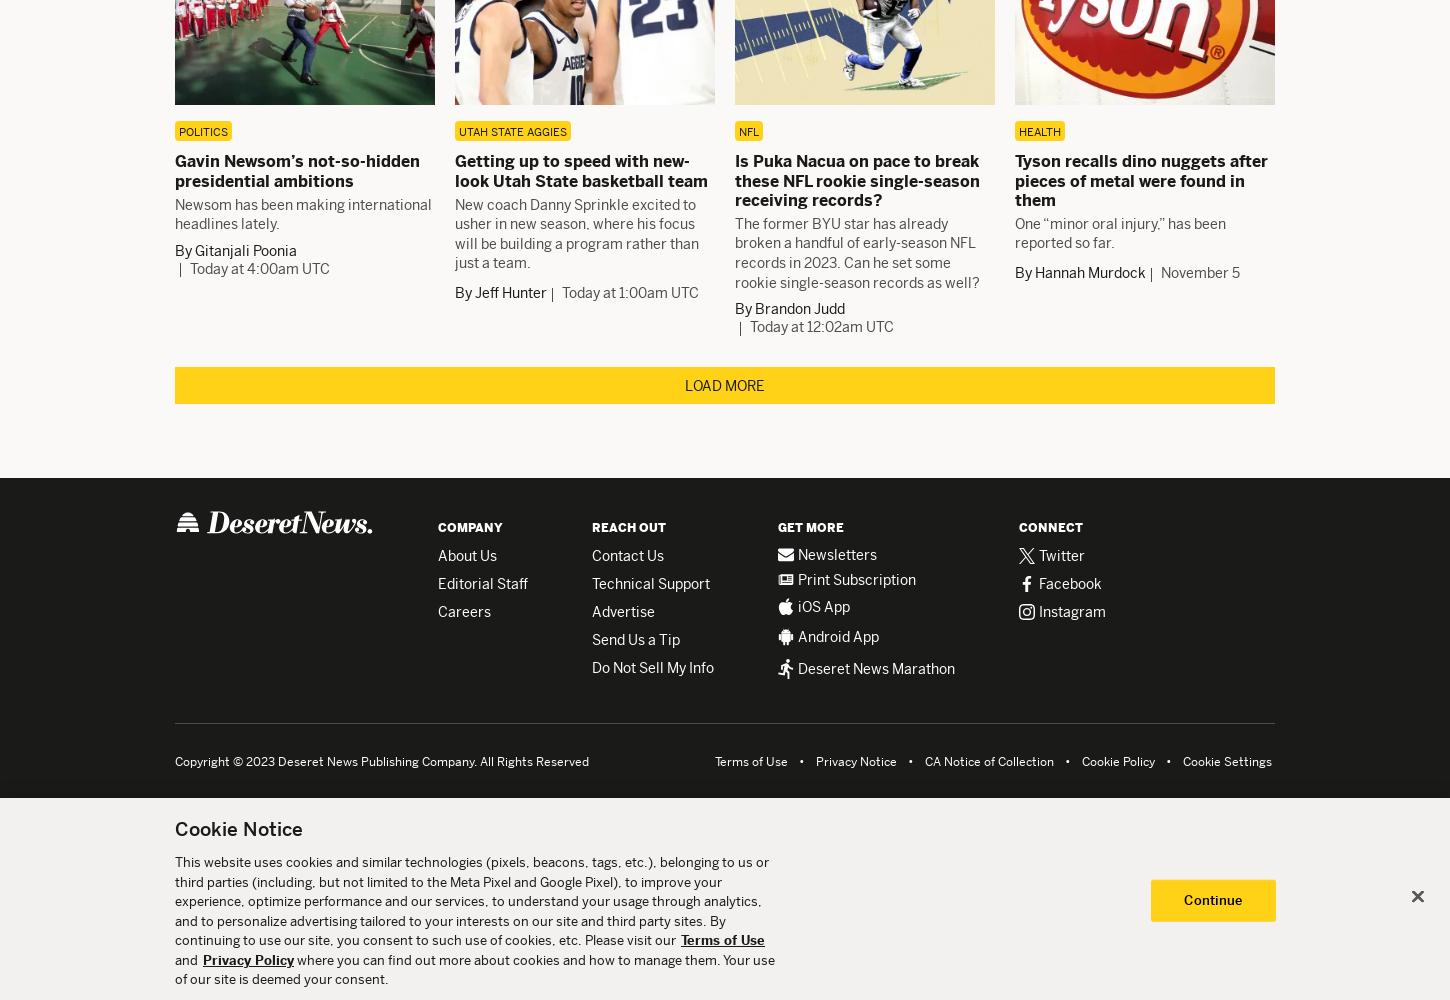  Describe the element at coordinates (1199, 273) in the screenshot. I see `'November 5'` at that location.